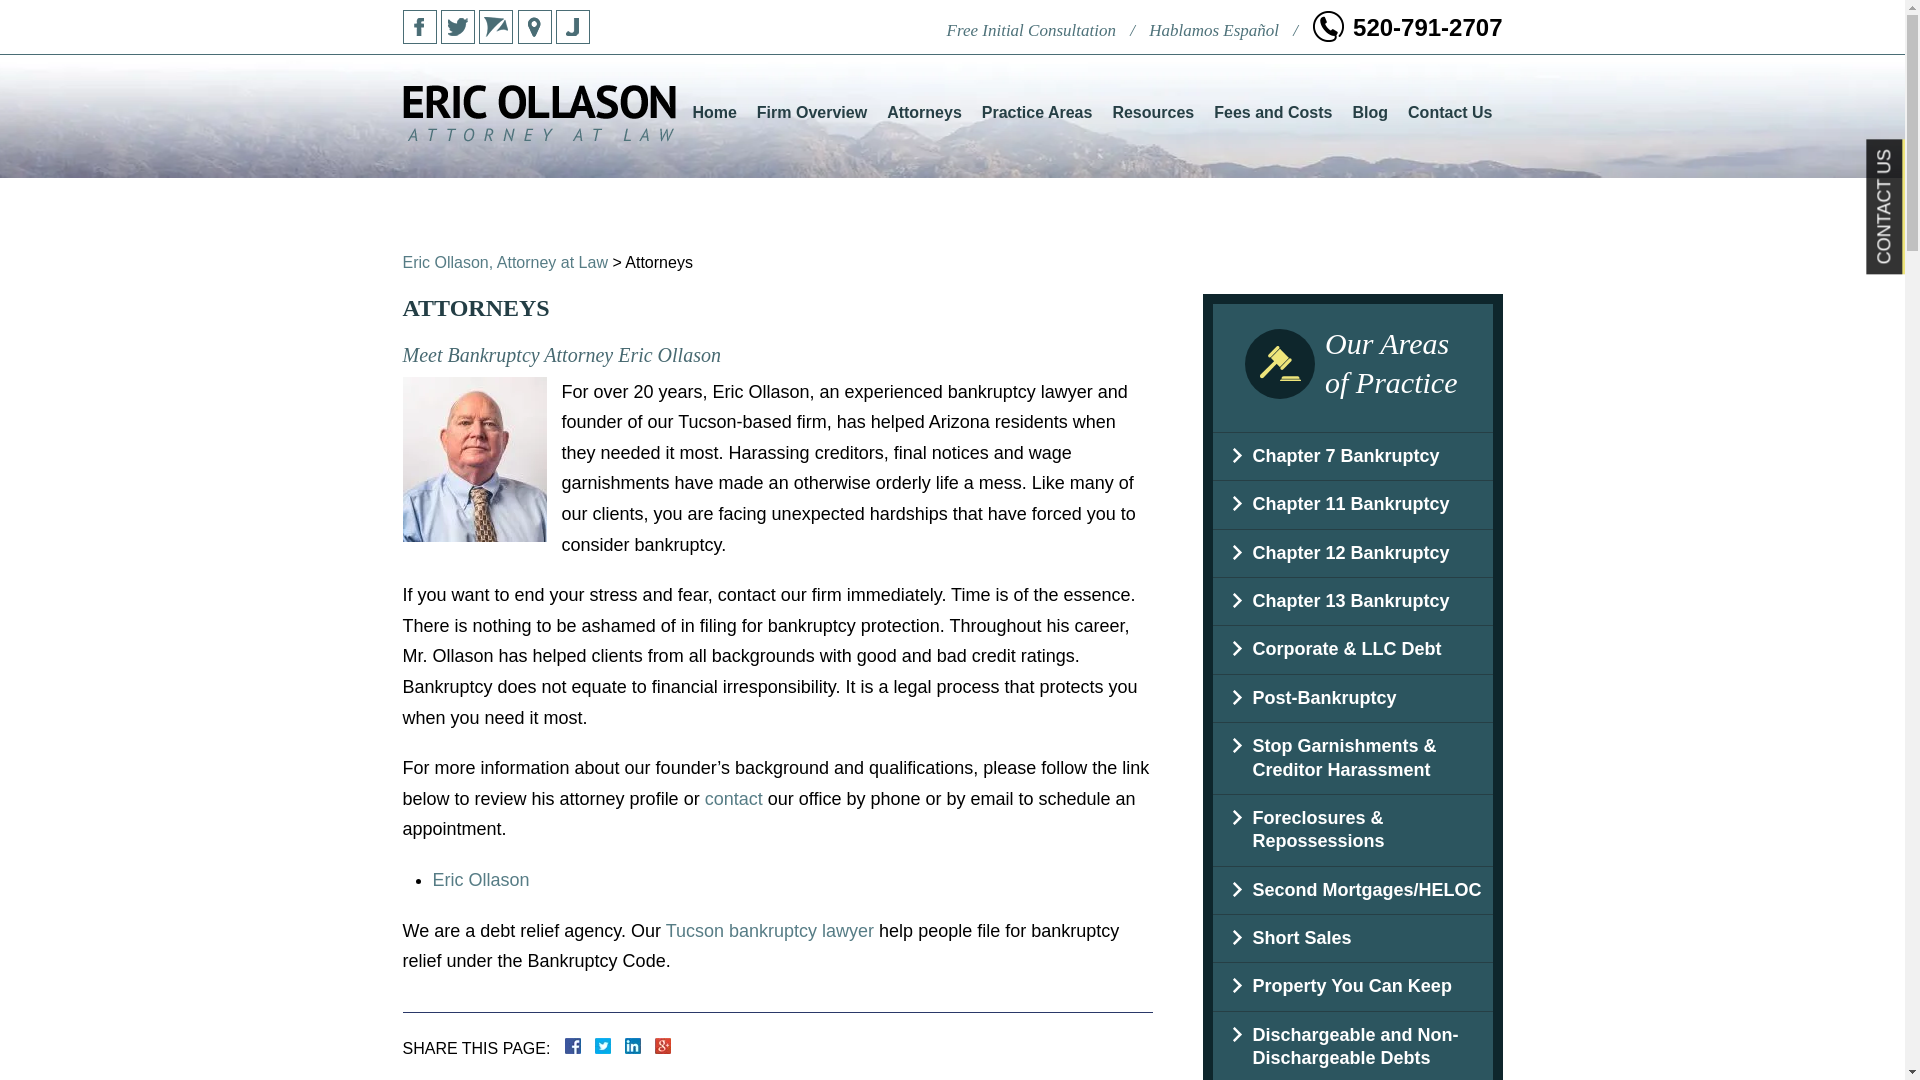 This screenshot has width=1920, height=1080. Describe the element at coordinates (1037, 112) in the screenshot. I see `'Practice Areas'` at that location.